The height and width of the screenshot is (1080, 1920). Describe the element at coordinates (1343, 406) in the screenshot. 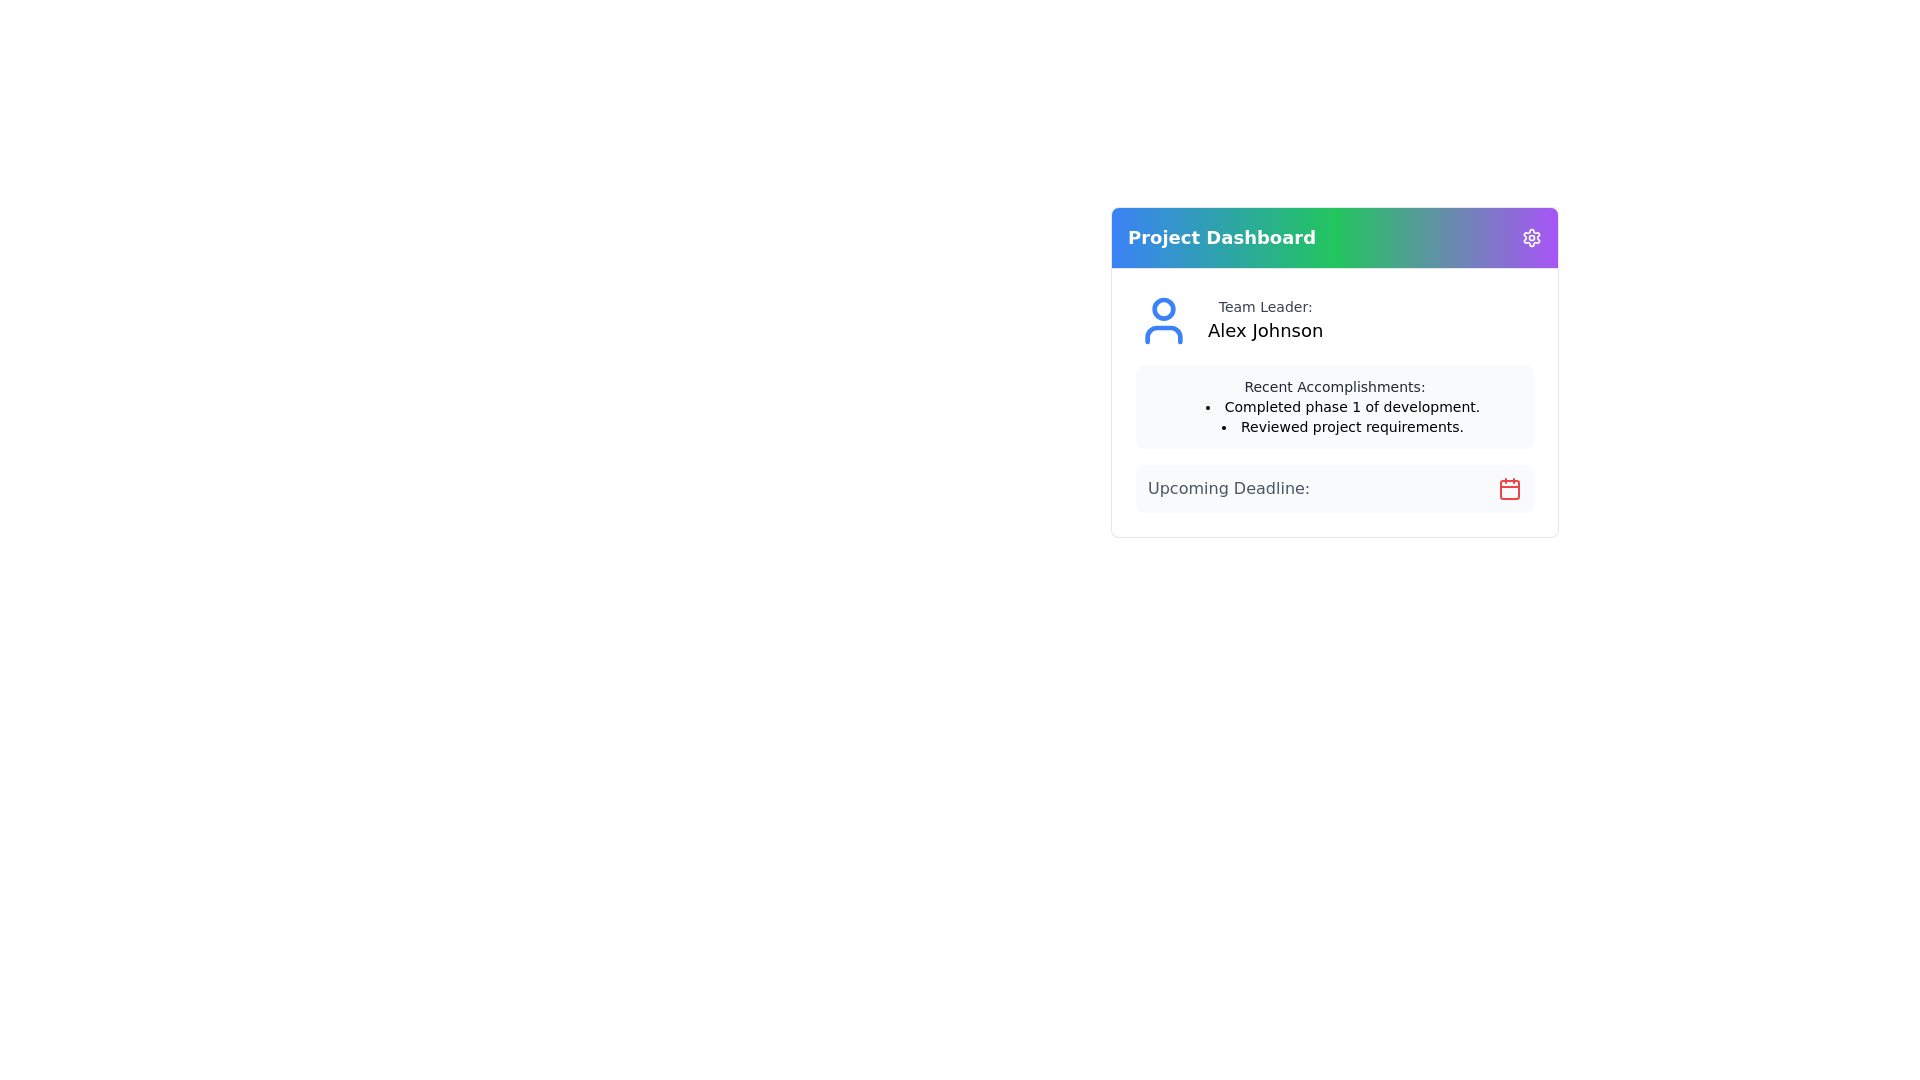

I see `the text block displaying 'Completed phase 1 of development.' which is the first item in a bulleted list under 'Recent Accomplishments.'` at that location.